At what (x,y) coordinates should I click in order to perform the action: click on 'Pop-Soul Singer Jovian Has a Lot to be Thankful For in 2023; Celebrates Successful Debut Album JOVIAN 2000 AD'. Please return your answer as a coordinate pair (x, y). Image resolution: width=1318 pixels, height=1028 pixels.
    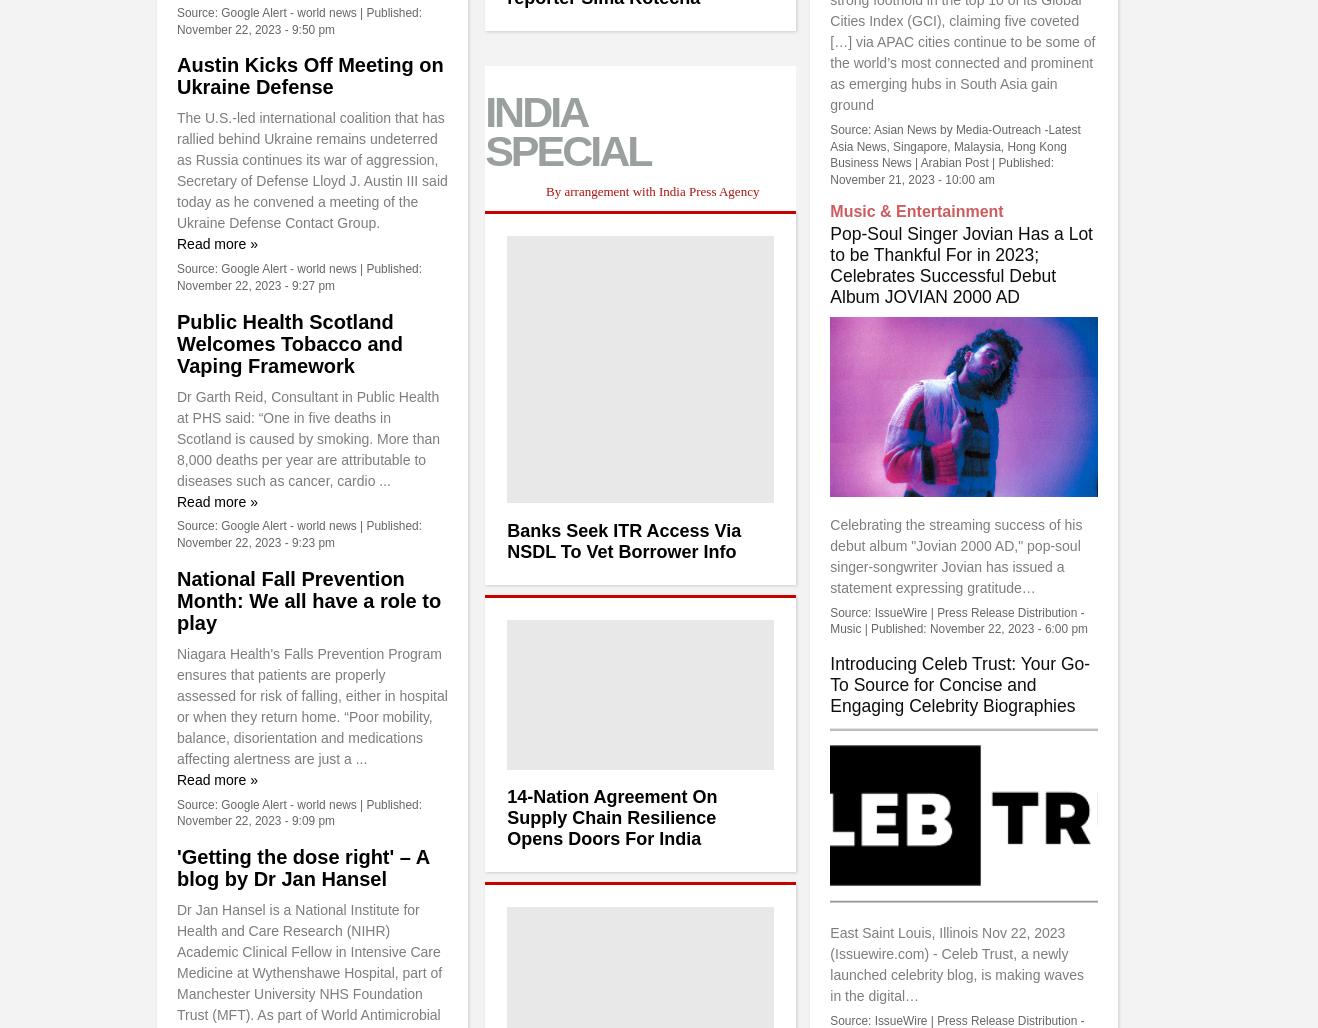
    Looking at the image, I should click on (959, 265).